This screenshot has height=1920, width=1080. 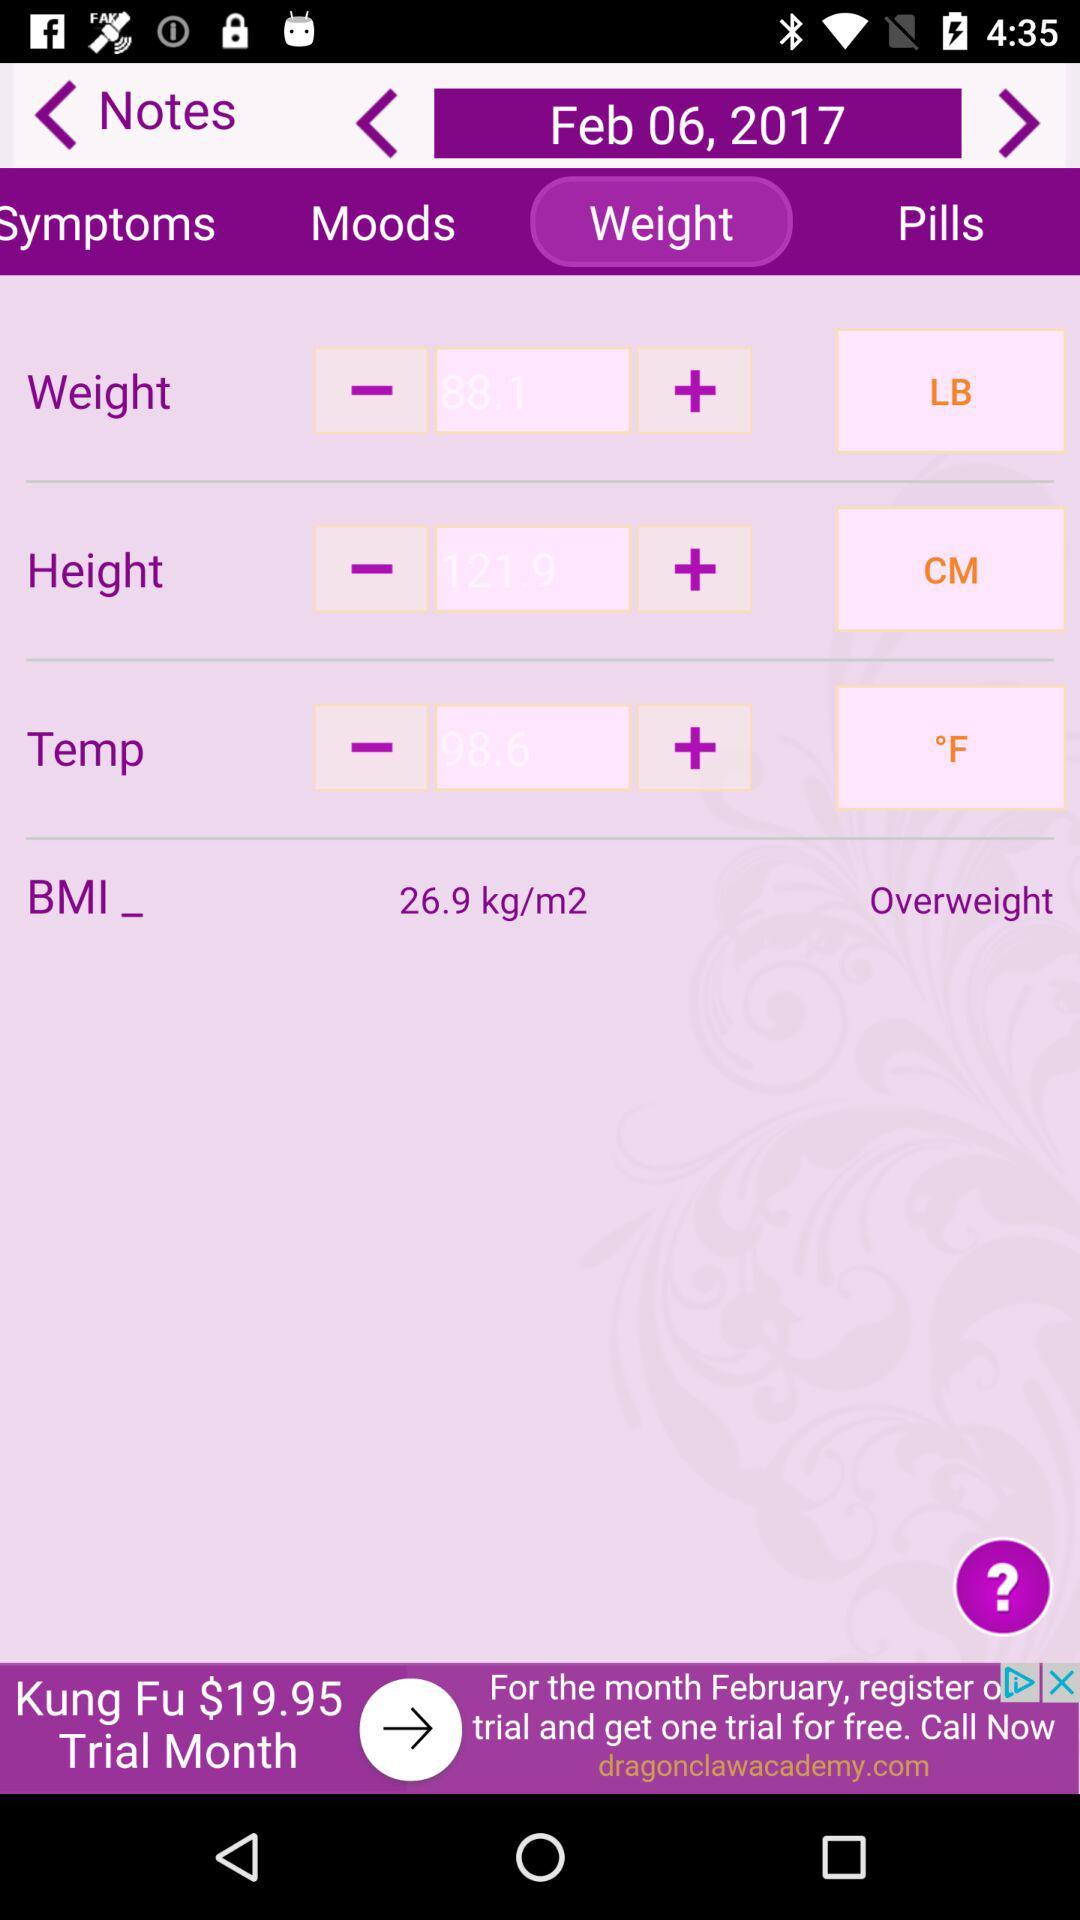 I want to click on the add icon, so click(x=693, y=746).